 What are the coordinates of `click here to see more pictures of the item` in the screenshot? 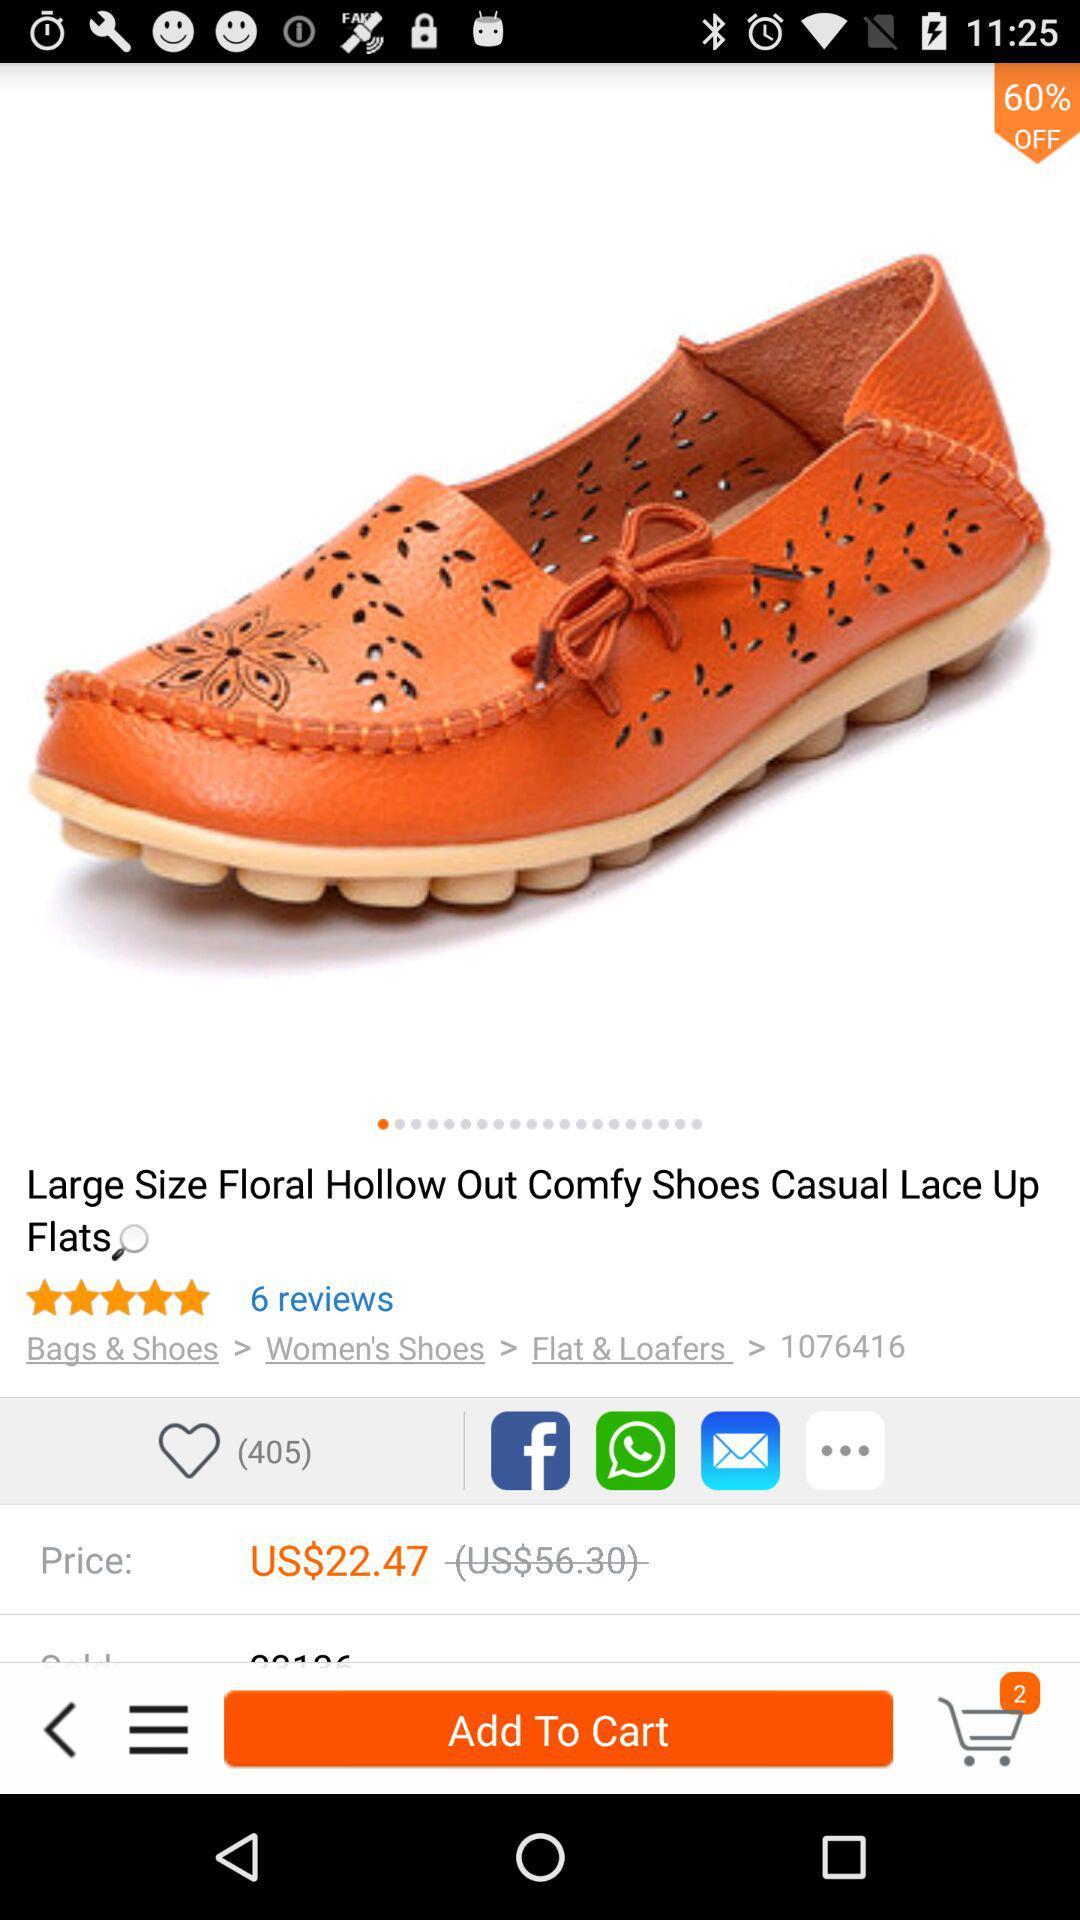 It's located at (415, 1124).